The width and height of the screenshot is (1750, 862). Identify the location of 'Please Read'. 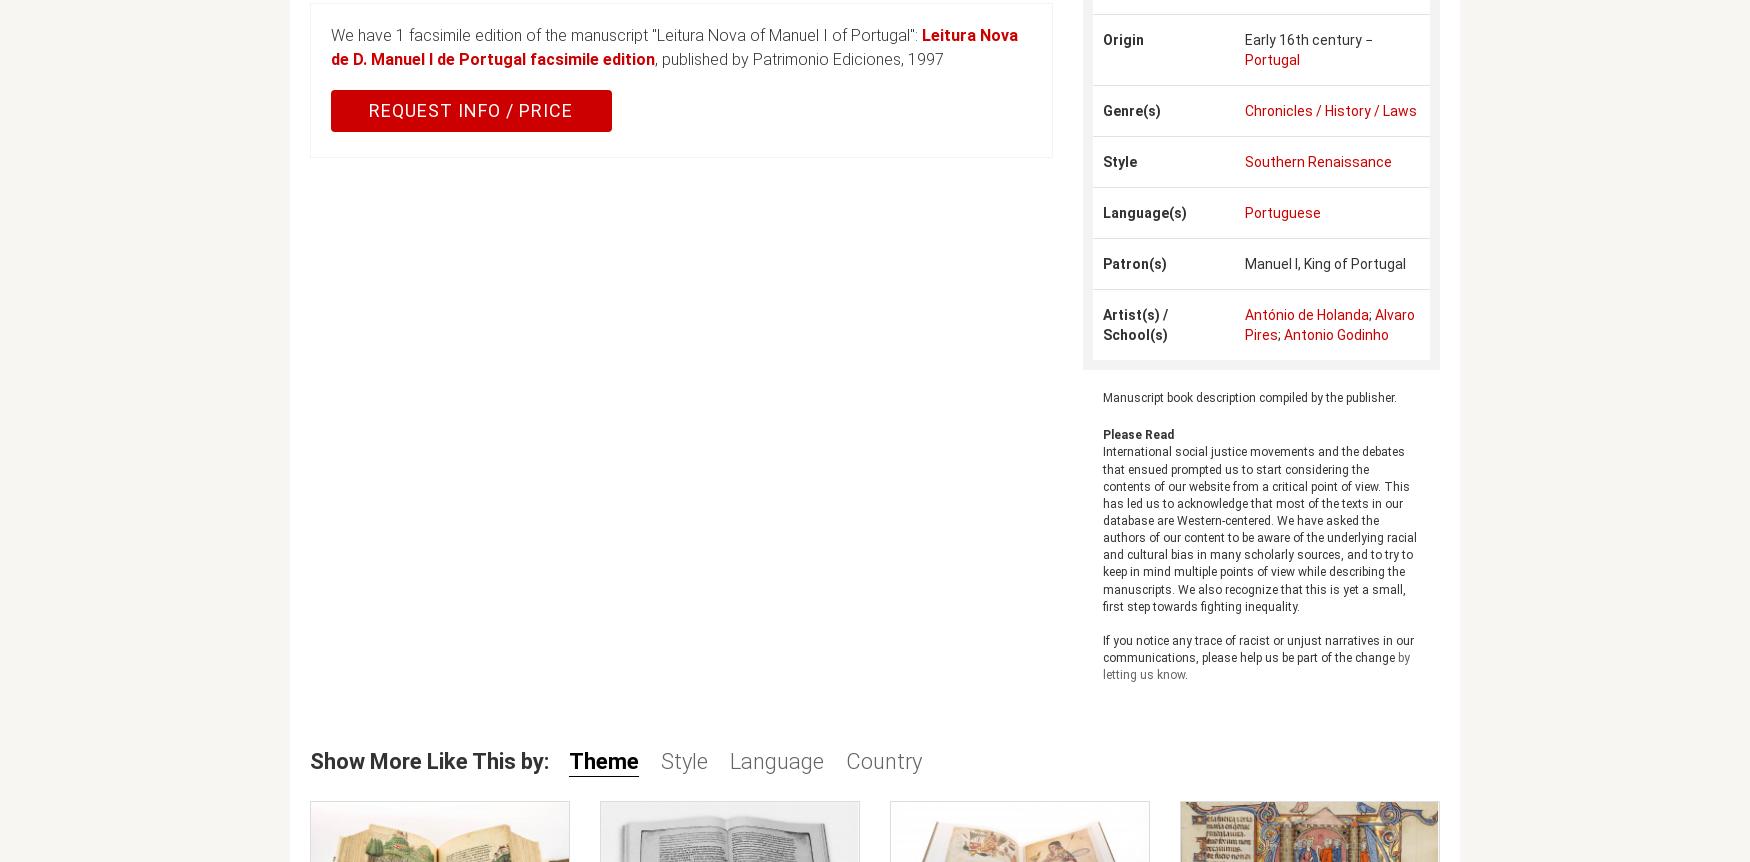
(1137, 434).